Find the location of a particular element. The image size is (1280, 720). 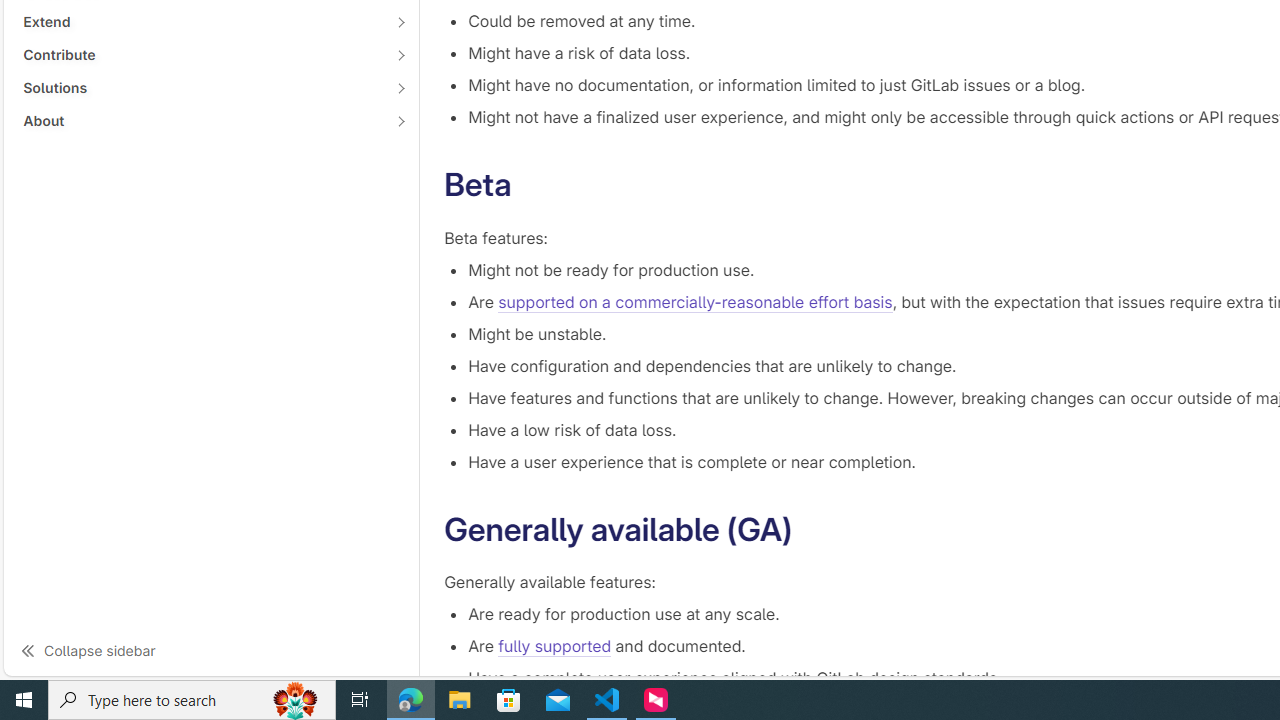

'supported on a commercially-reasonable effort basis' is located at coordinates (695, 302).